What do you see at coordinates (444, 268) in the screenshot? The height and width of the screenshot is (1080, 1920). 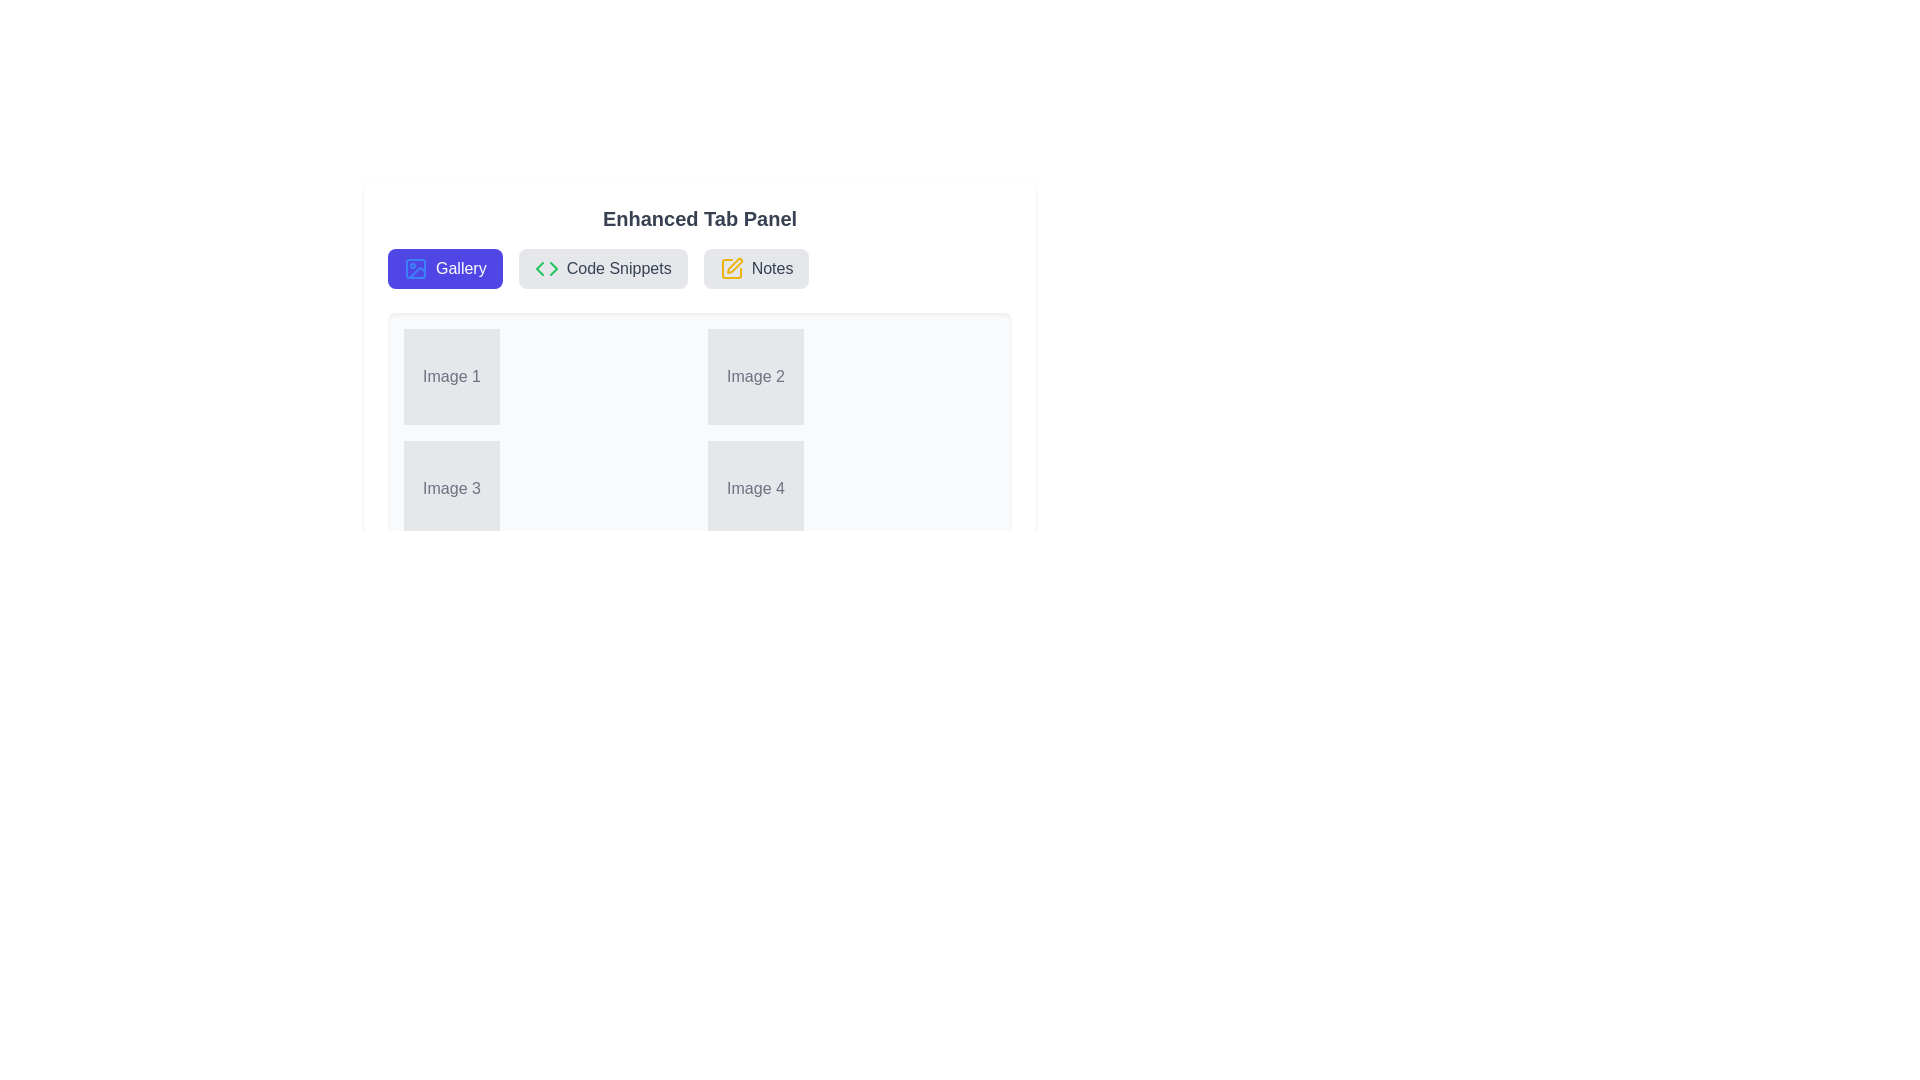 I see `the Gallery tab button to observe its hover effect` at bounding box center [444, 268].